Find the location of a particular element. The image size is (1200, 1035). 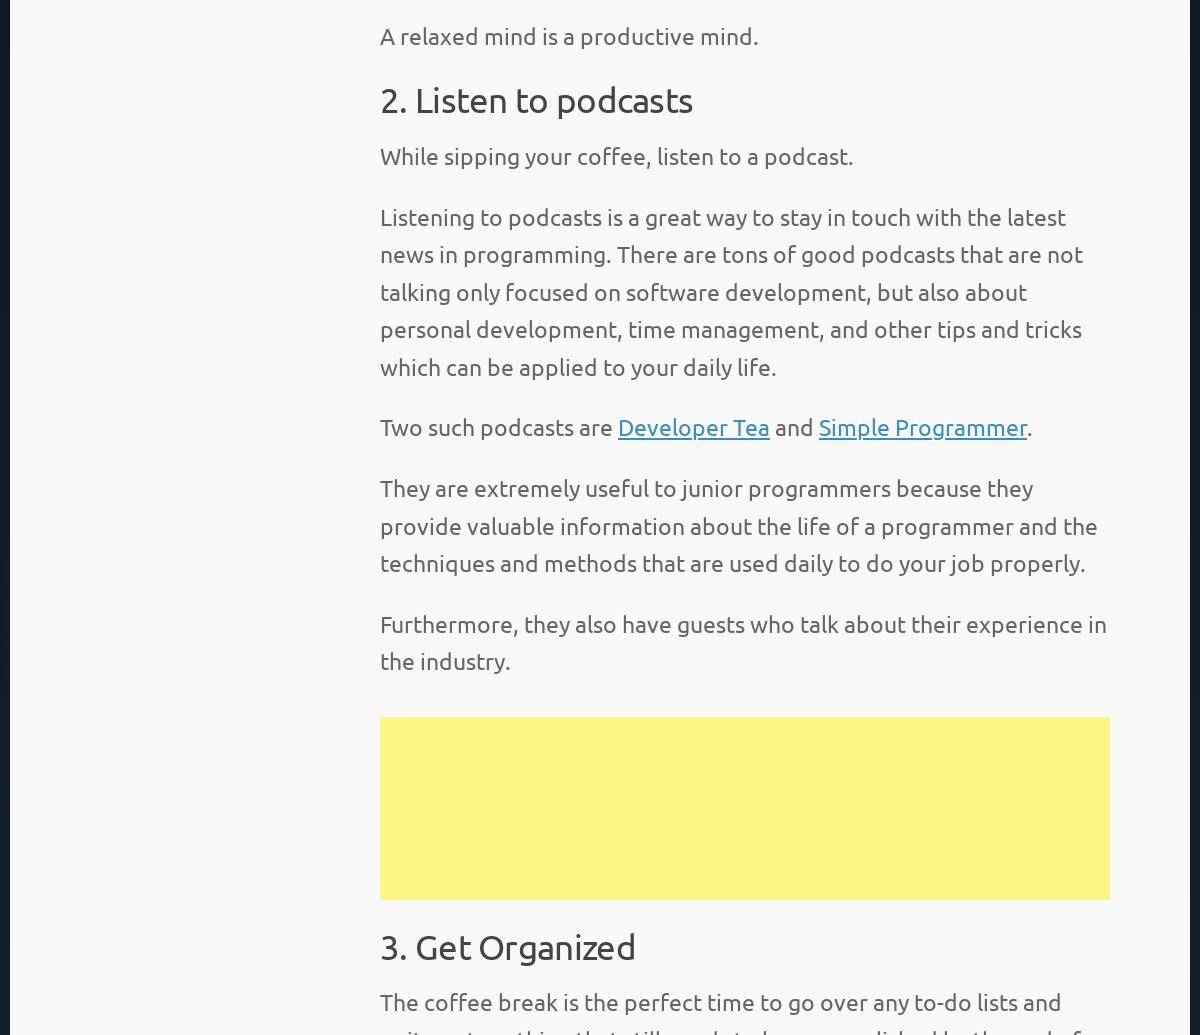

'Listening to podcasts is a great way to stay in touch with the latest news in programming. There are tons of good podcasts that are not talking only focused on software development, but also about personal development, time management, and other tips and tricks which can be applied to your daily life.' is located at coordinates (380, 290).